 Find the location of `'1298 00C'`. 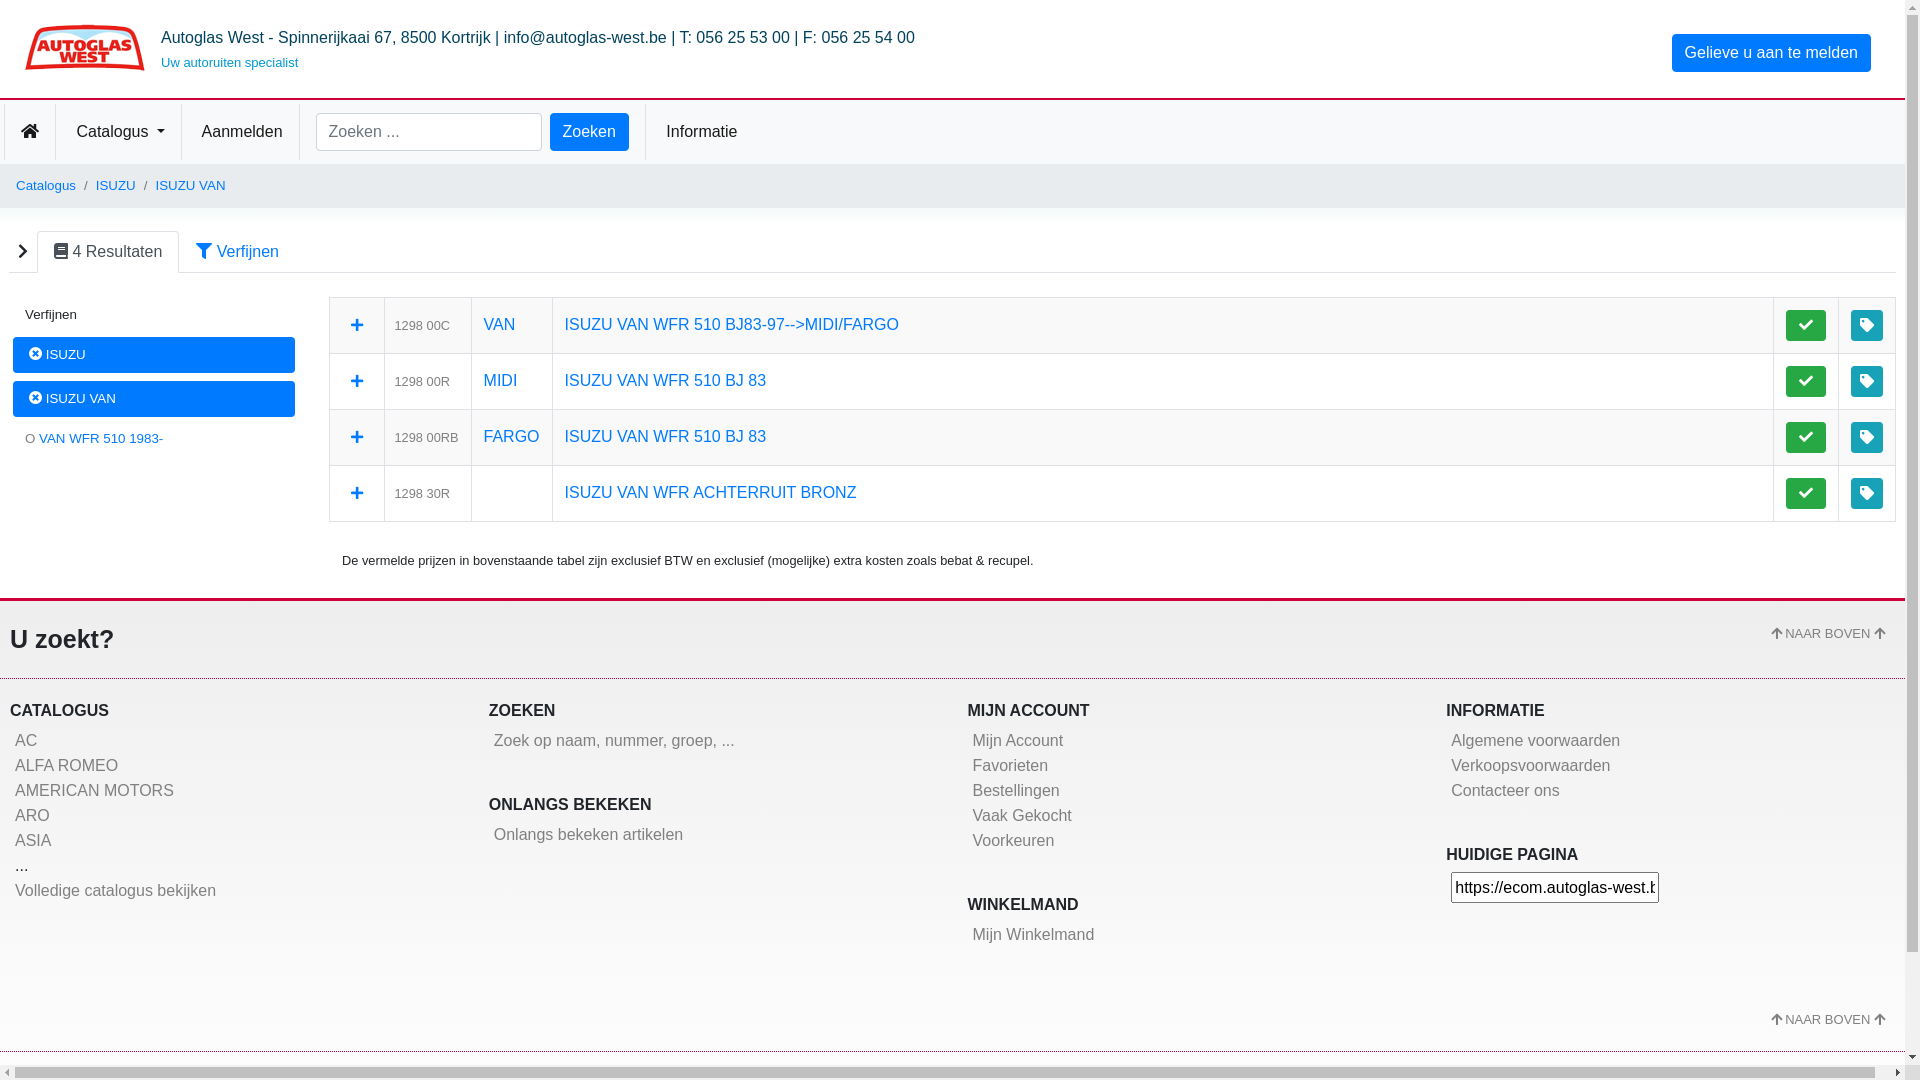

'1298 00C' is located at coordinates (421, 323).